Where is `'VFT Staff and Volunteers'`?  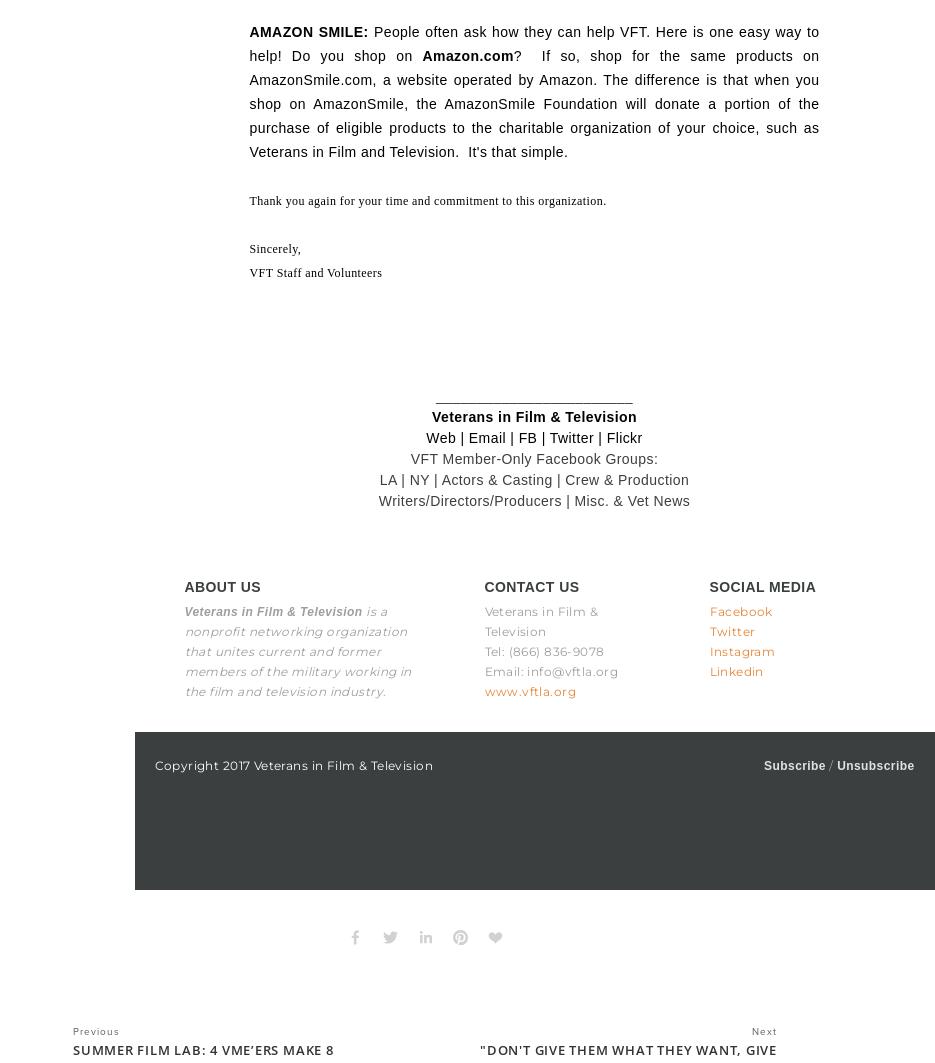
'VFT Staff and Volunteers' is located at coordinates (315, 272).